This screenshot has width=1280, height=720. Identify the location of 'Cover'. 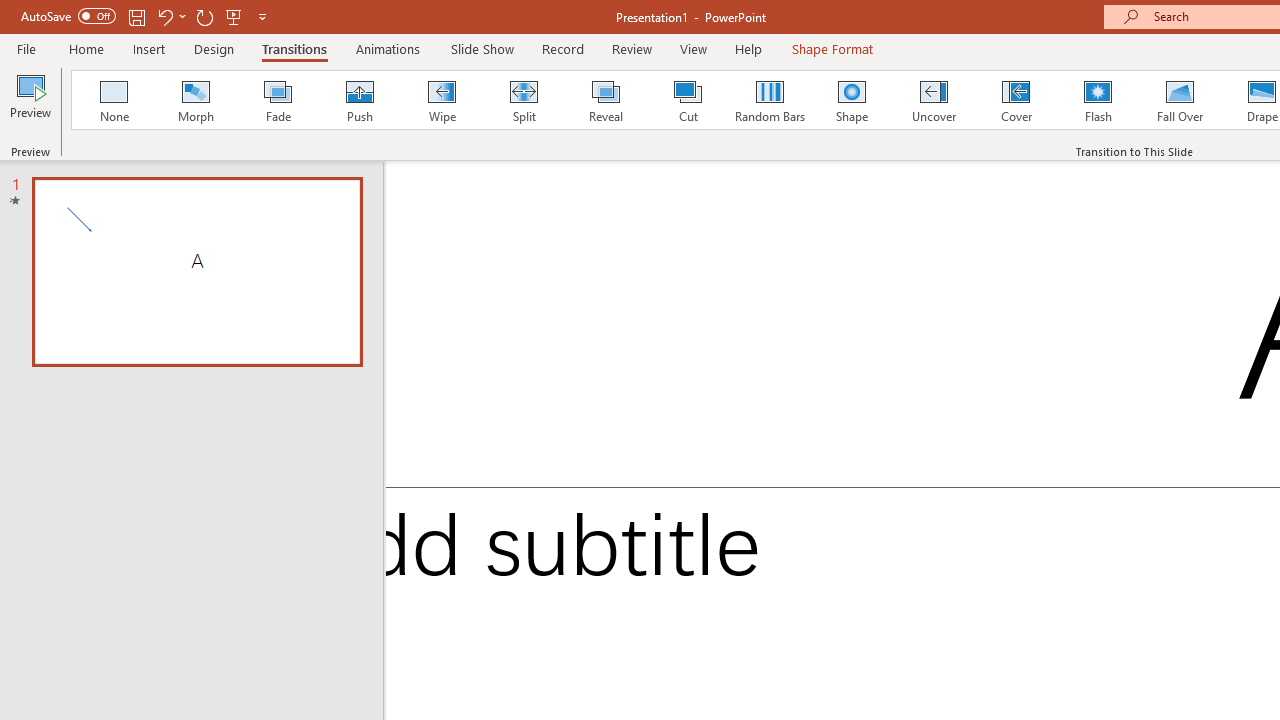
(1016, 100).